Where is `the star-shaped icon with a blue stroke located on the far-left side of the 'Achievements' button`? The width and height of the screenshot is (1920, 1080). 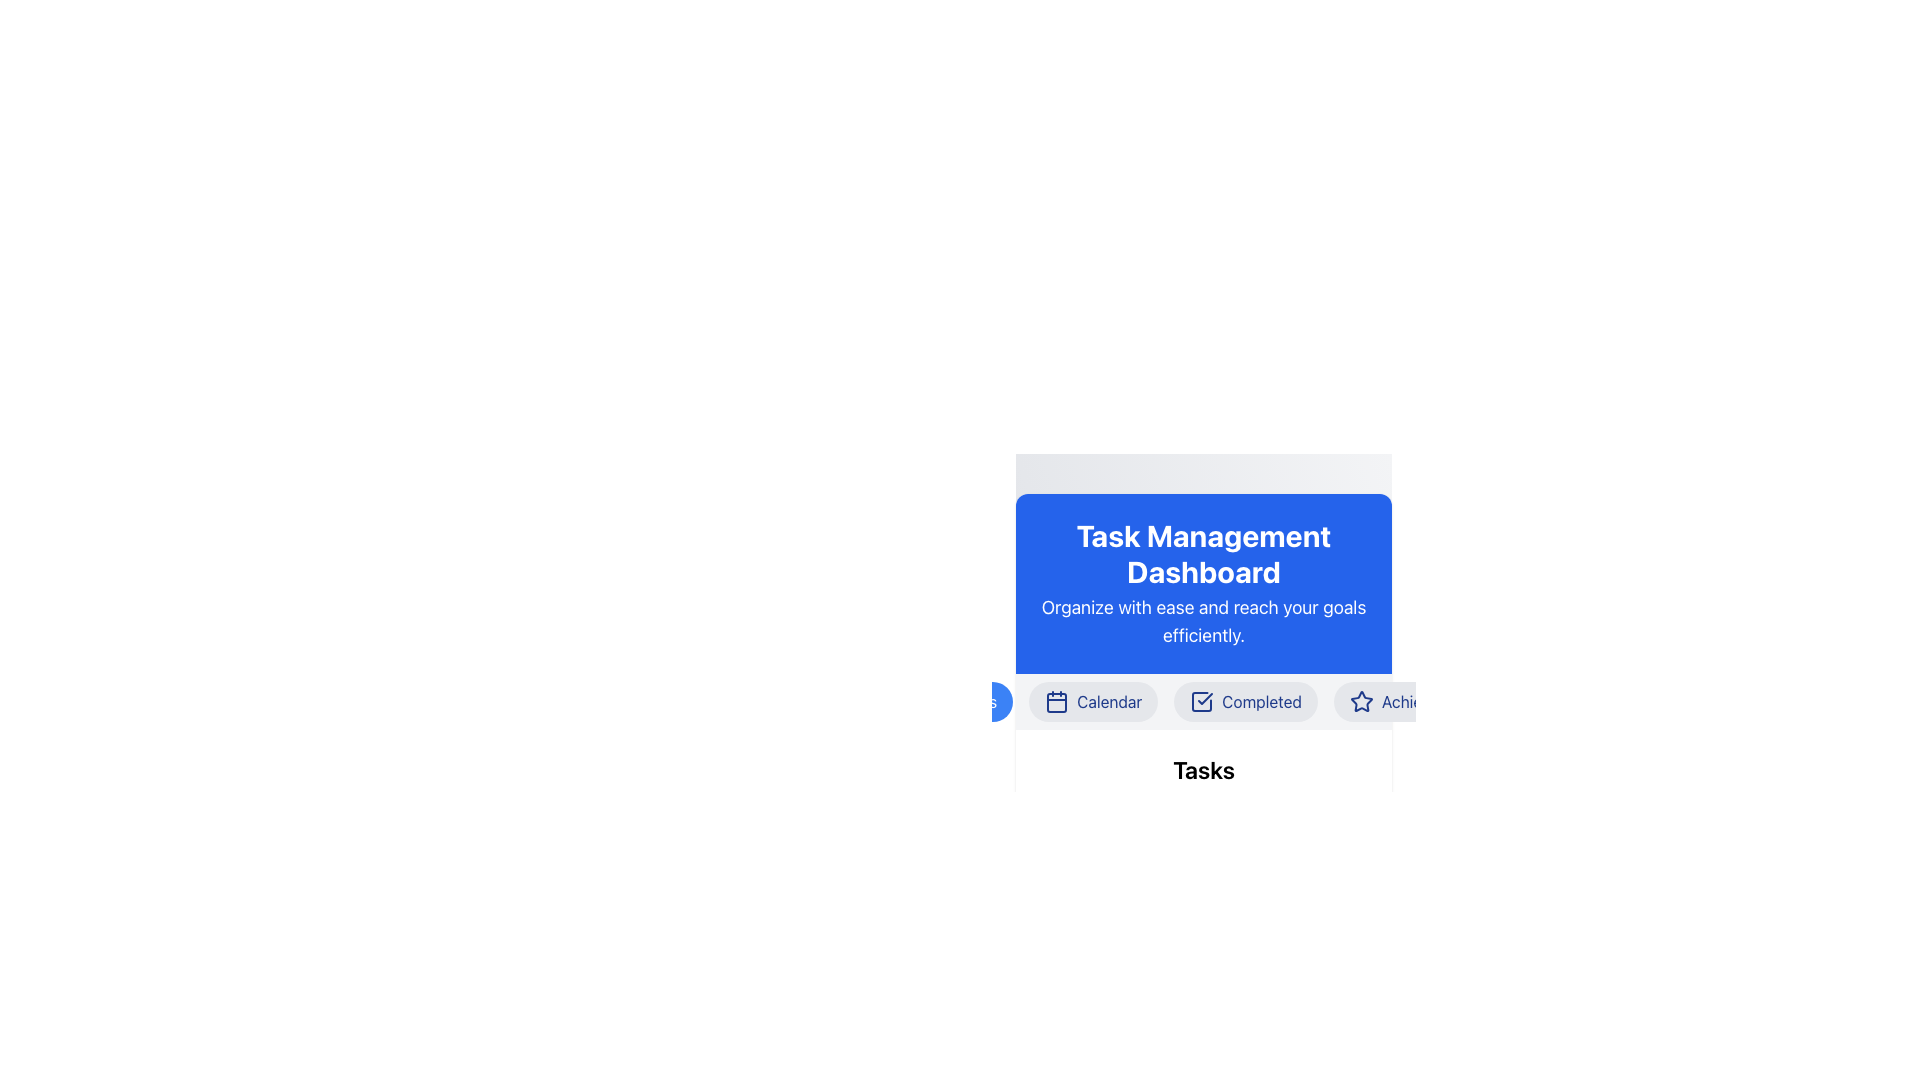 the star-shaped icon with a blue stroke located on the far-left side of the 'Achievements' button is located at coordinates (1360, 701).